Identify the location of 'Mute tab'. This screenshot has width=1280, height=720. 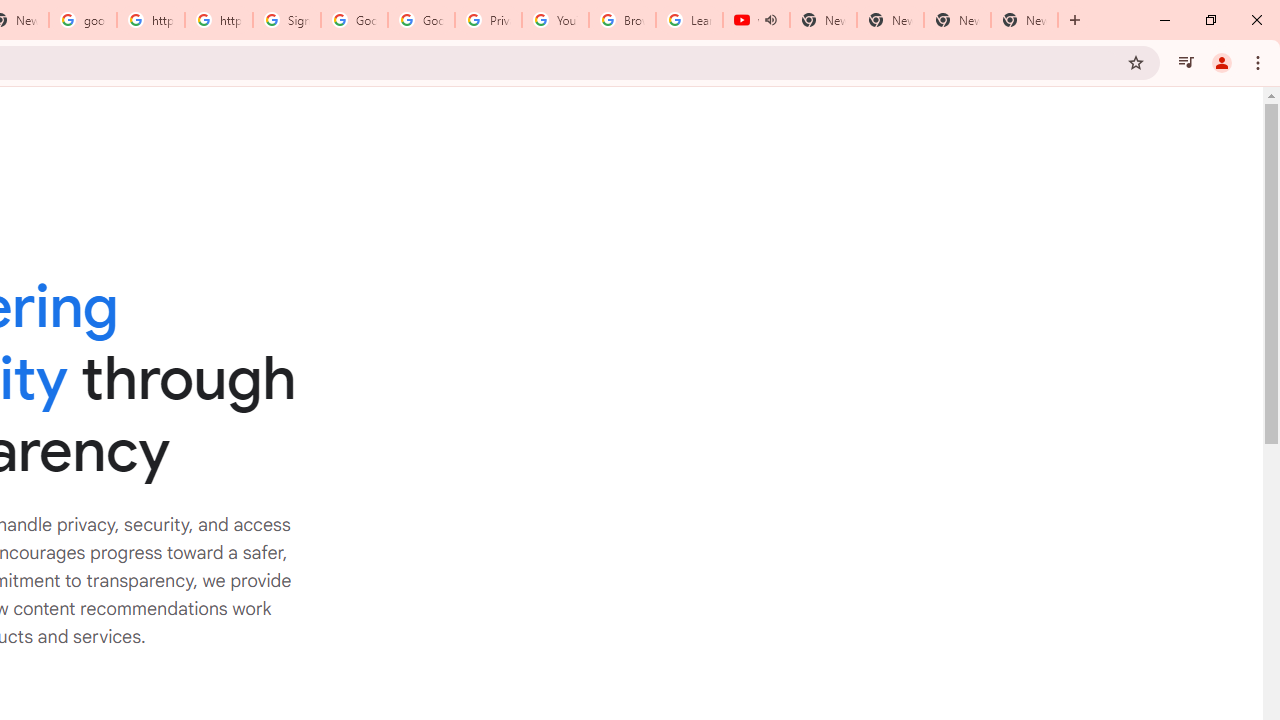
(770, 20).